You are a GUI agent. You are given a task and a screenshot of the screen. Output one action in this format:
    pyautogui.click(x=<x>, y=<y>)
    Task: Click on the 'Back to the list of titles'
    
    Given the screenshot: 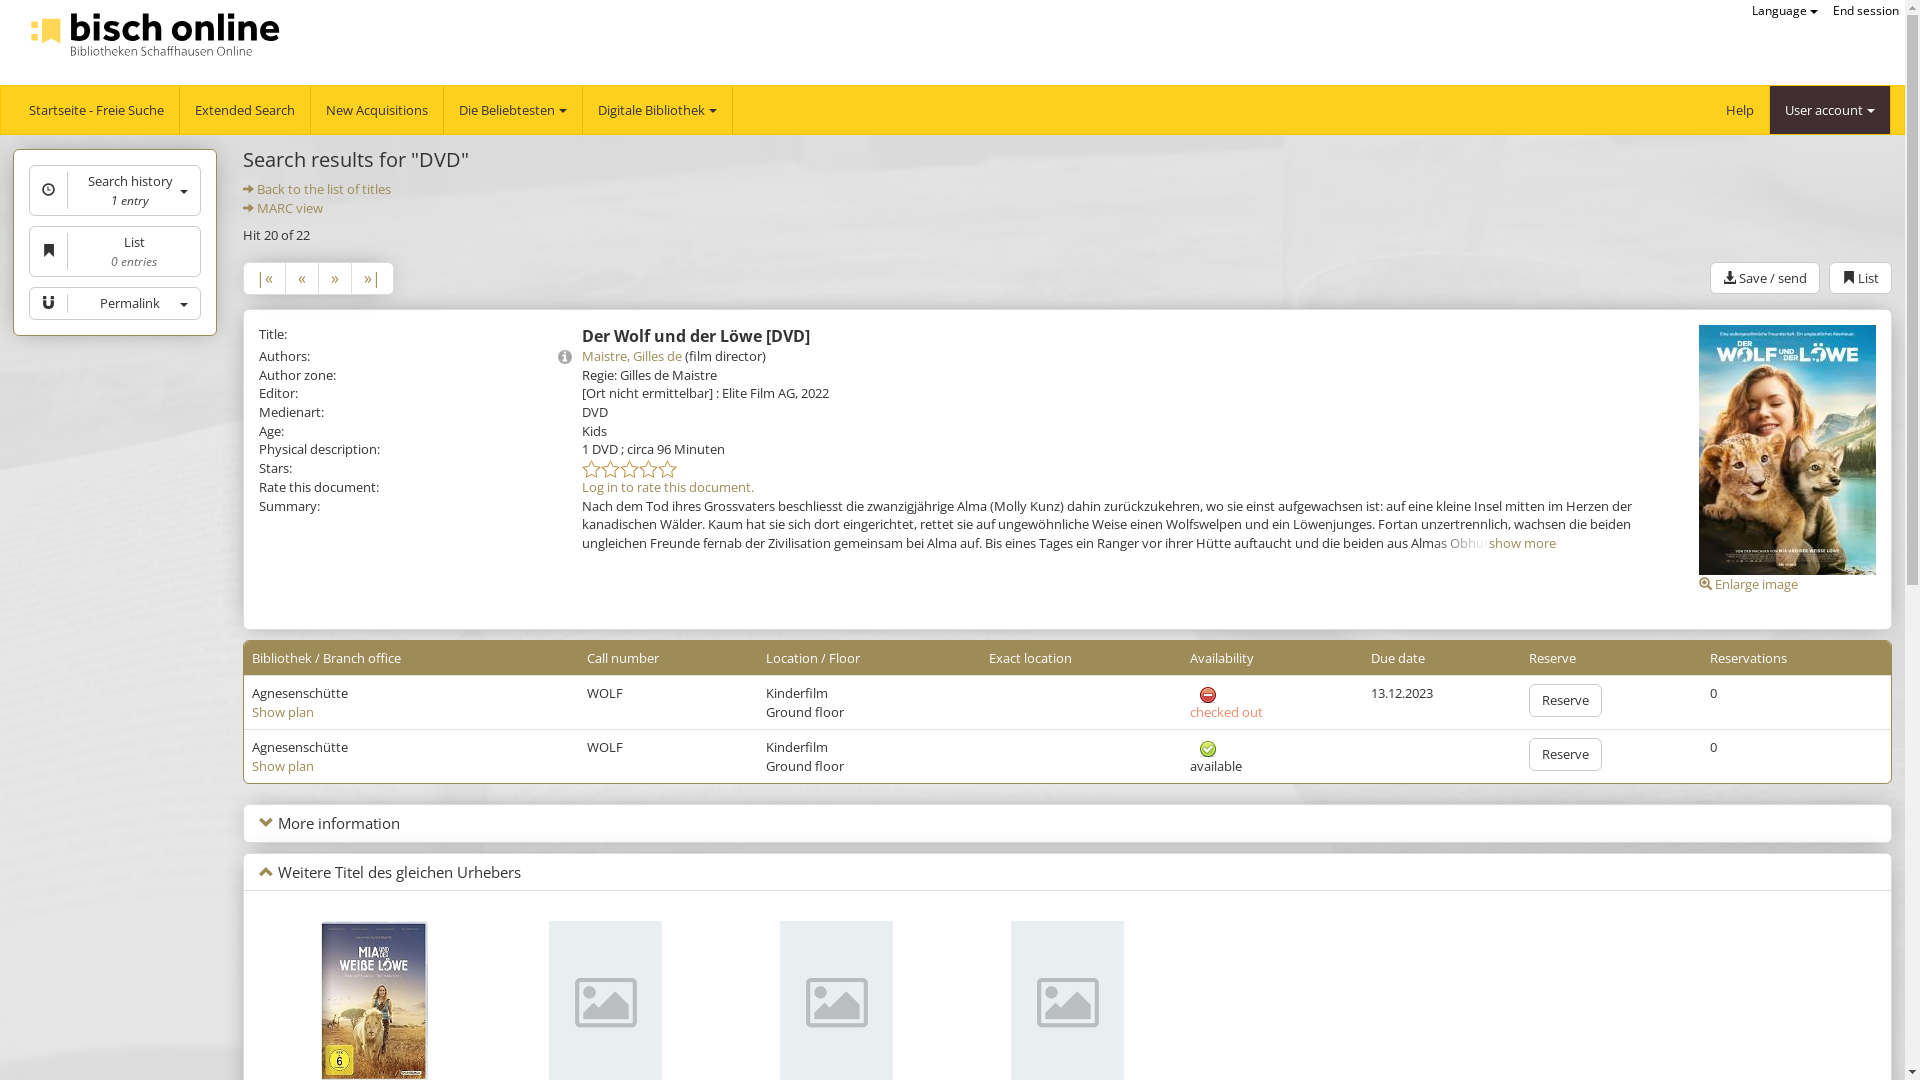 What is the action you would take?
    pyautogui.click(x=324, y=189)
    